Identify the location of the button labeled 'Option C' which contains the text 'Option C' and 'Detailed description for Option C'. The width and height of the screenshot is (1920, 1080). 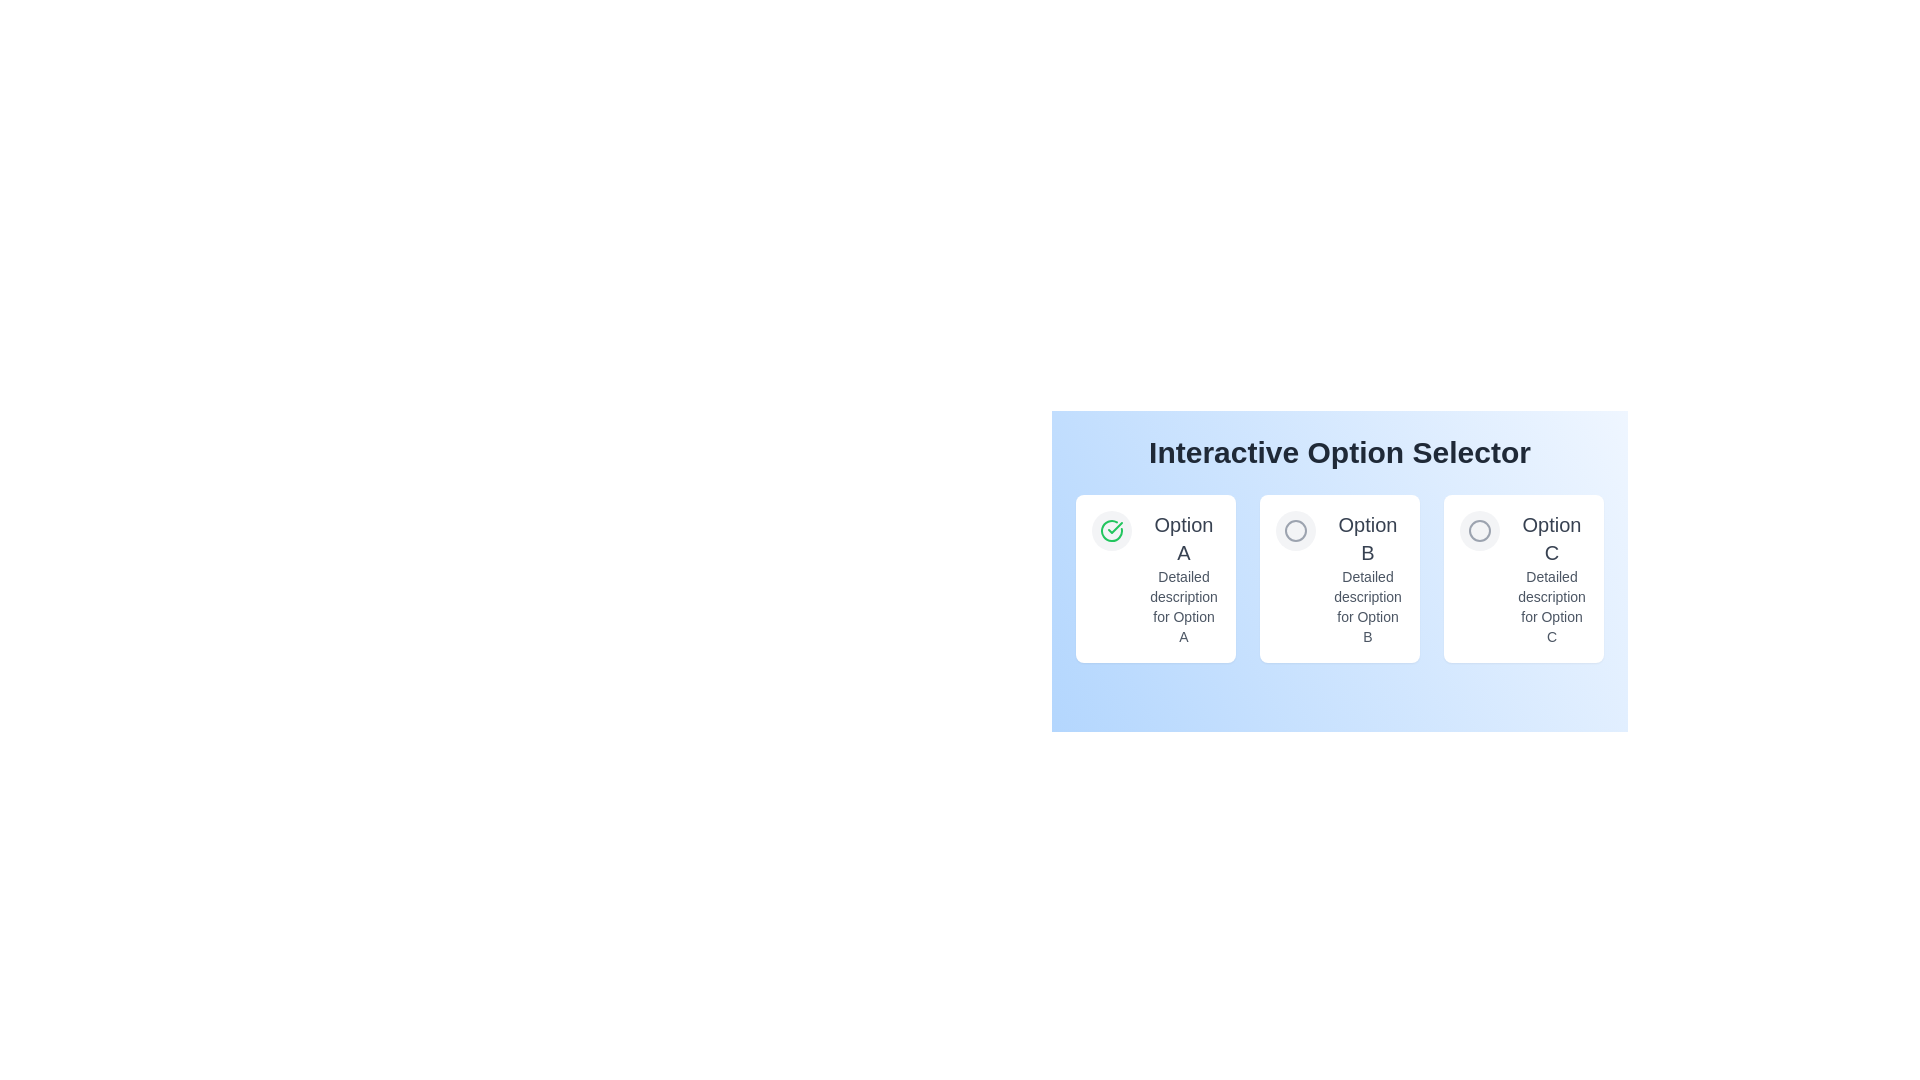
(1550, 578).